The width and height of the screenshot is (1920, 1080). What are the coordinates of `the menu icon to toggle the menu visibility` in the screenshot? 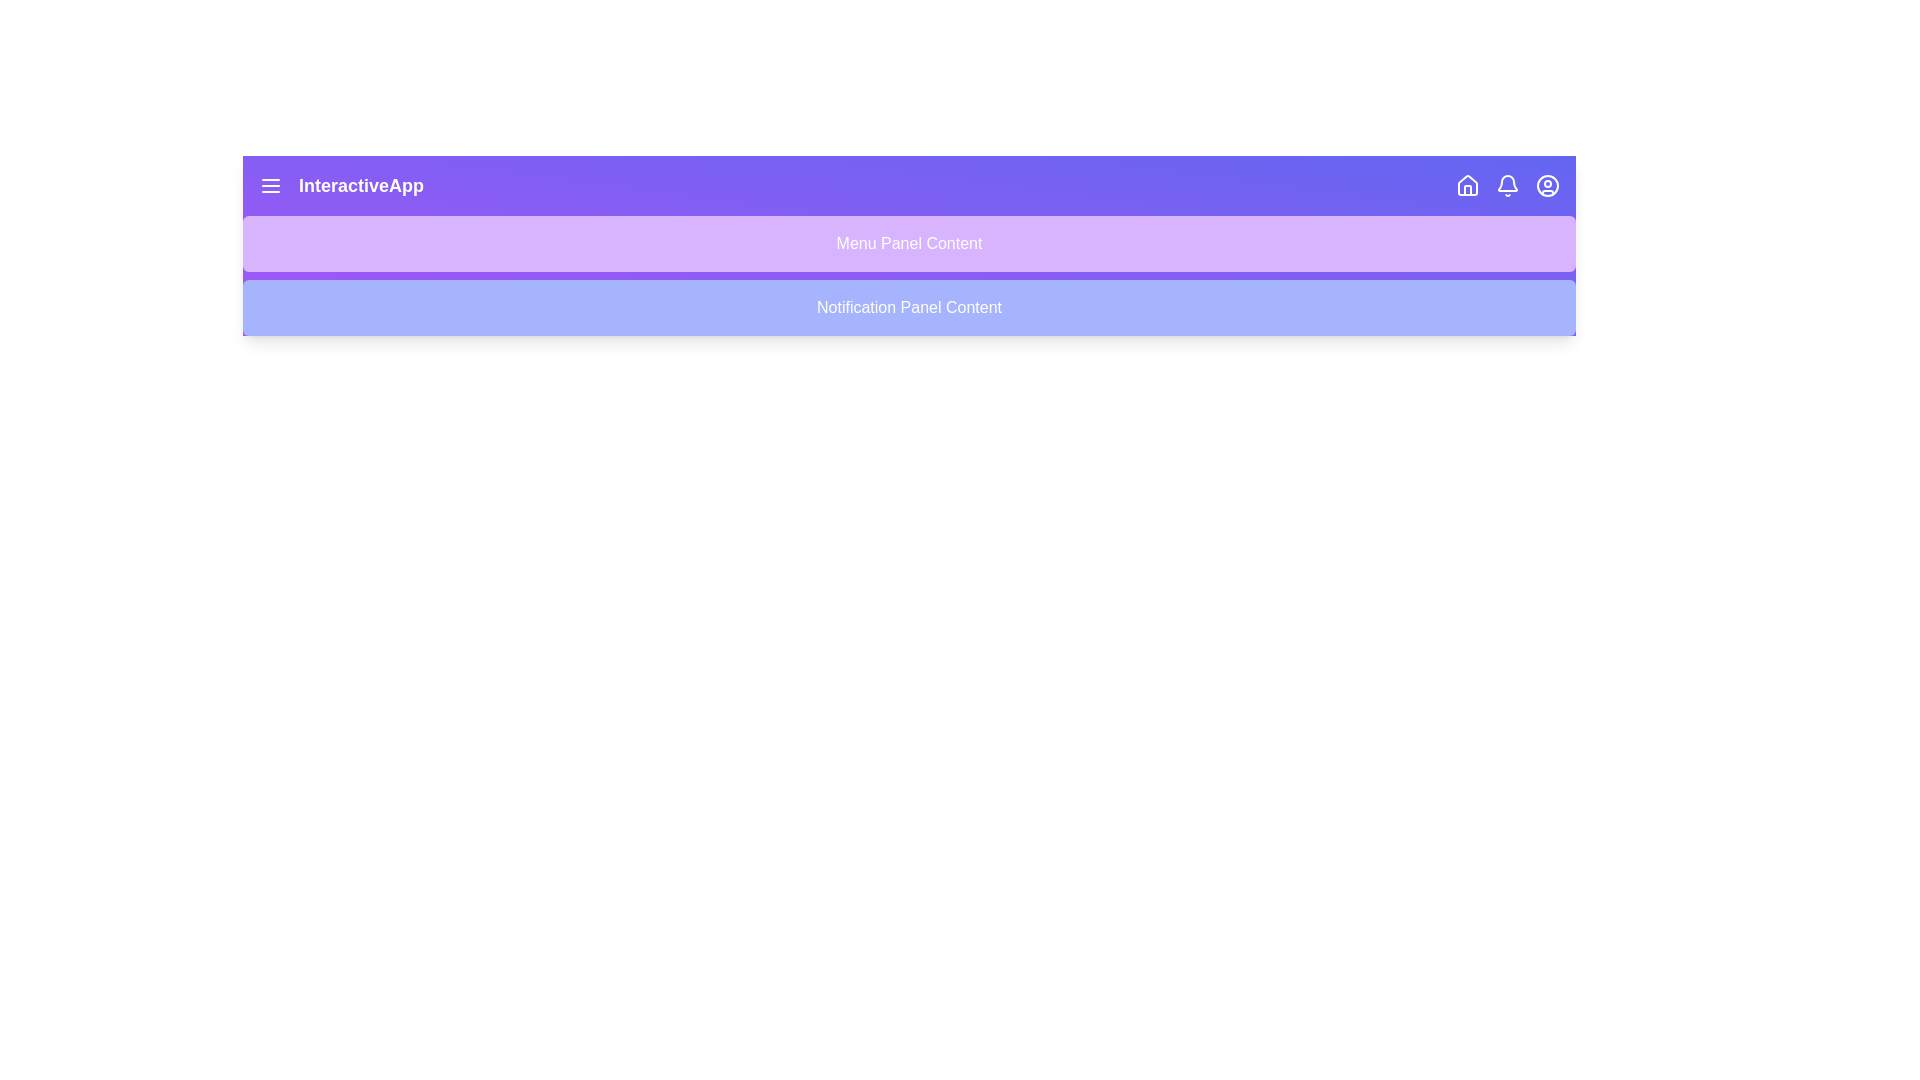 It's located at (269, 185).